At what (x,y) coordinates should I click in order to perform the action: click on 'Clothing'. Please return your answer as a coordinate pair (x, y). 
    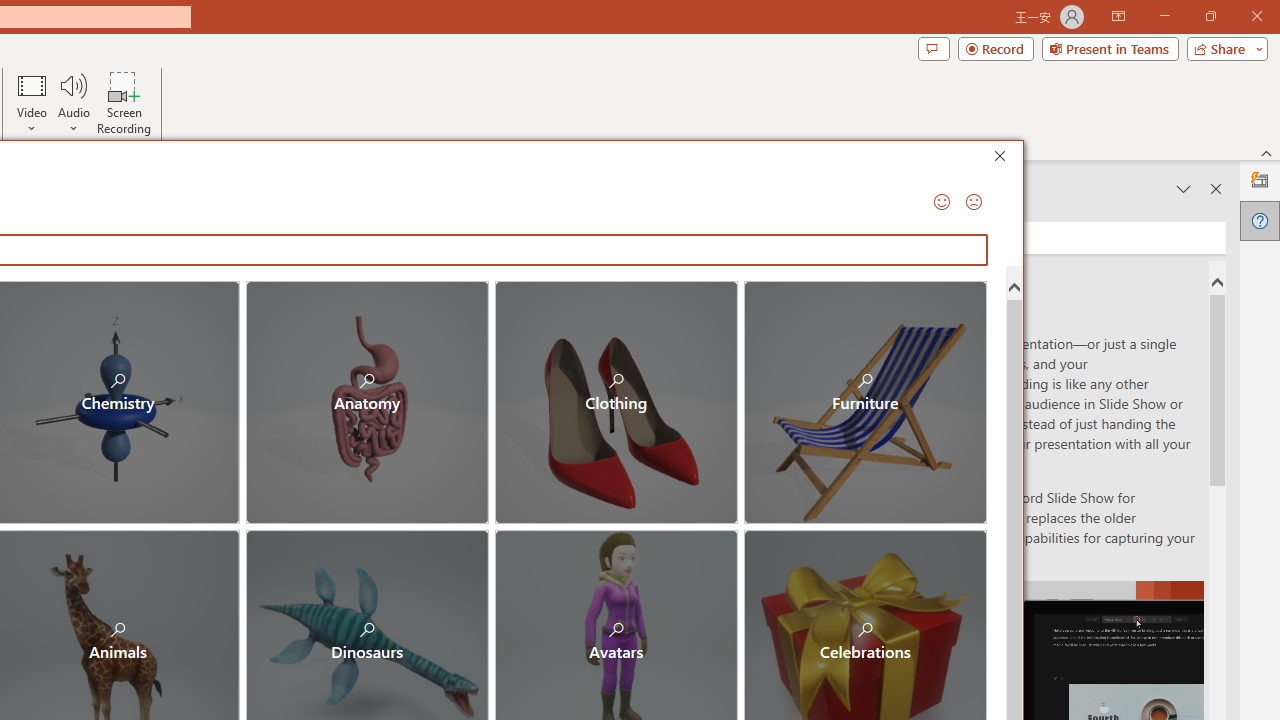
    Looking at the image, I should click on (615, 402).